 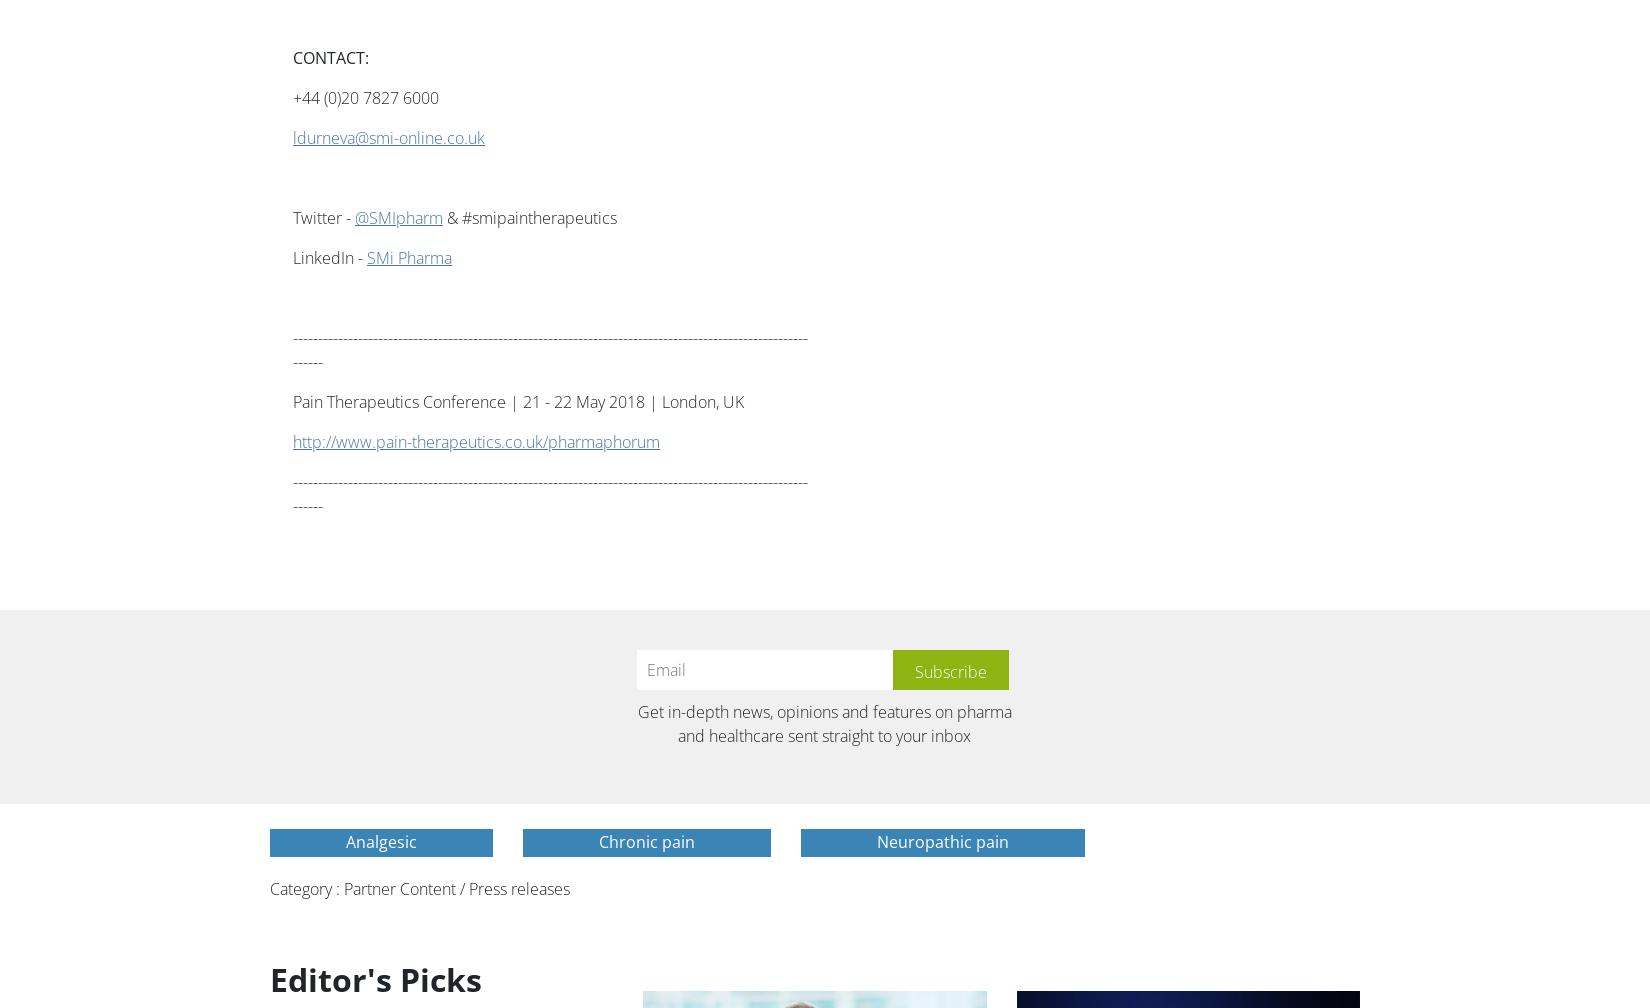 I want to click on 'Twitter -', so click(x=293, y=218).